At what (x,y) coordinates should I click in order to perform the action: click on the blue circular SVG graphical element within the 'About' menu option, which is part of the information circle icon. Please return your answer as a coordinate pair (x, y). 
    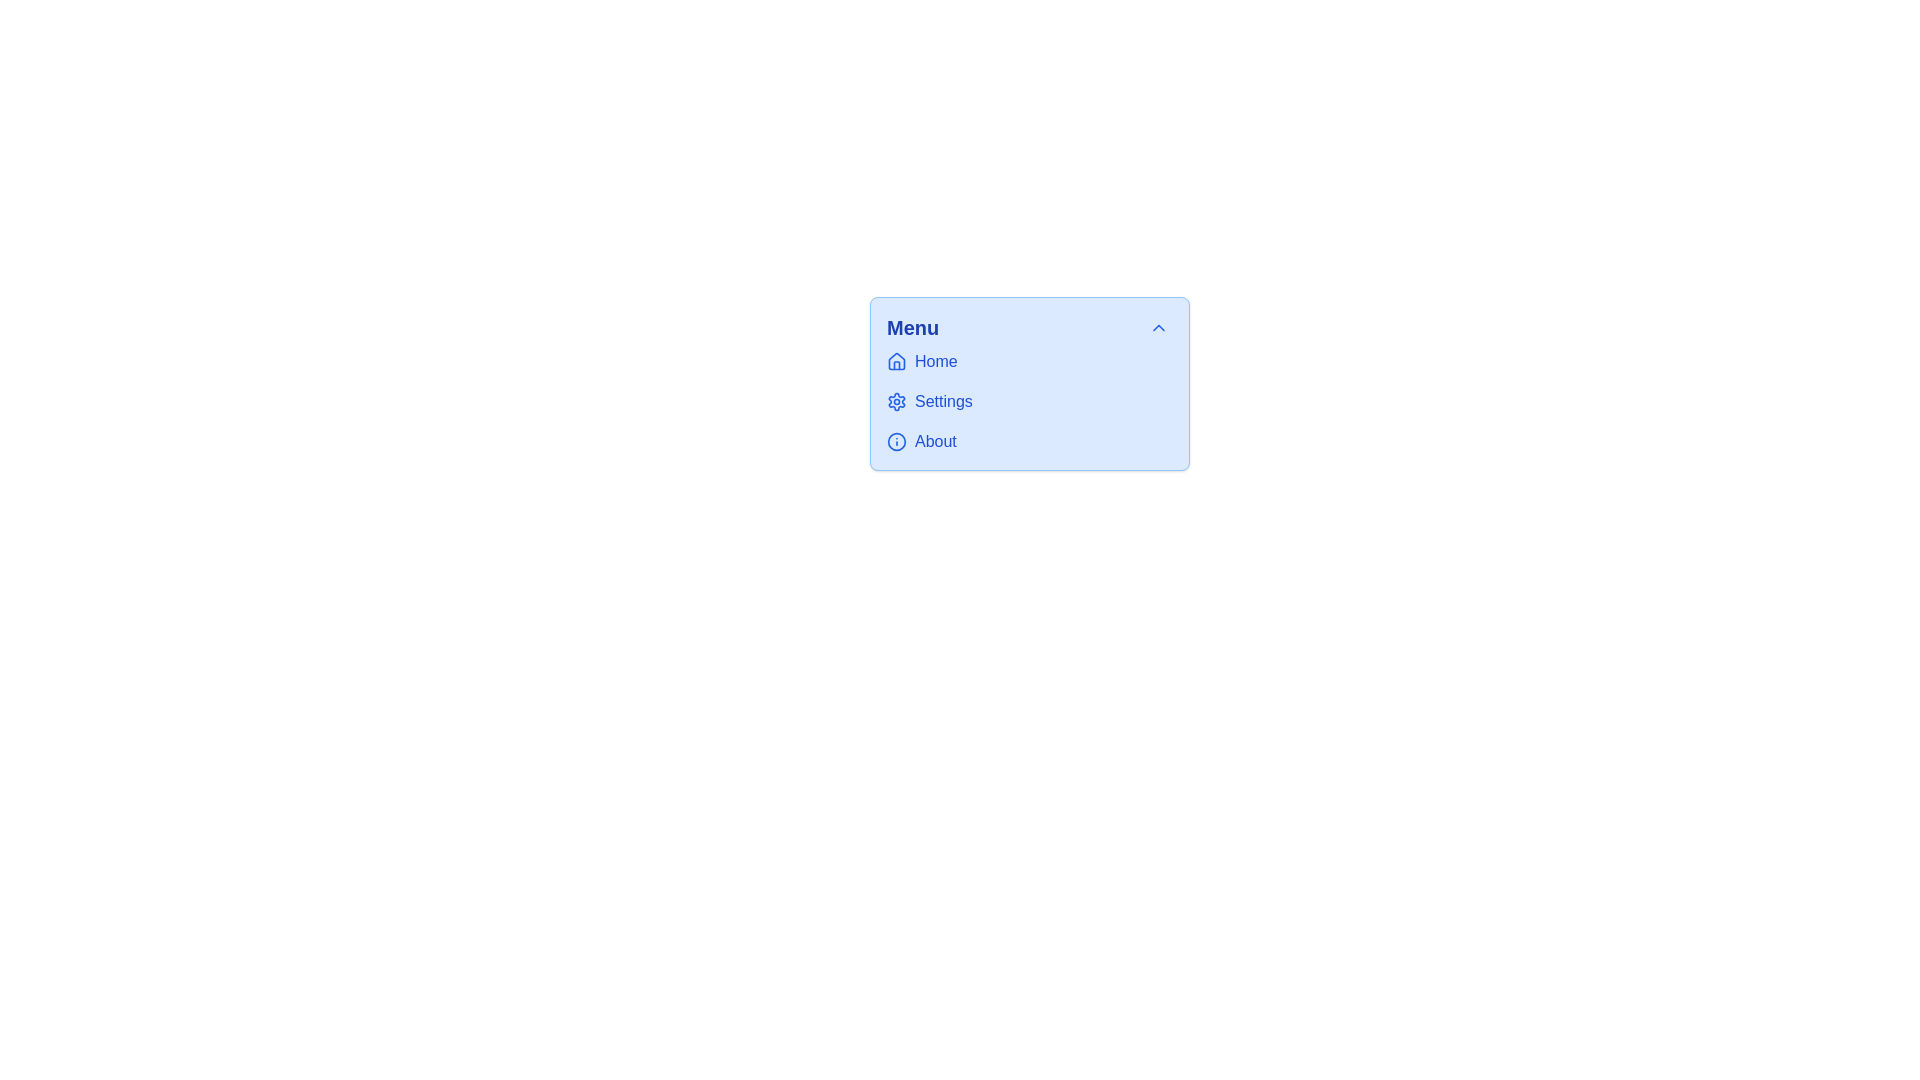
    Looking at the image, I should click on (896, 441).